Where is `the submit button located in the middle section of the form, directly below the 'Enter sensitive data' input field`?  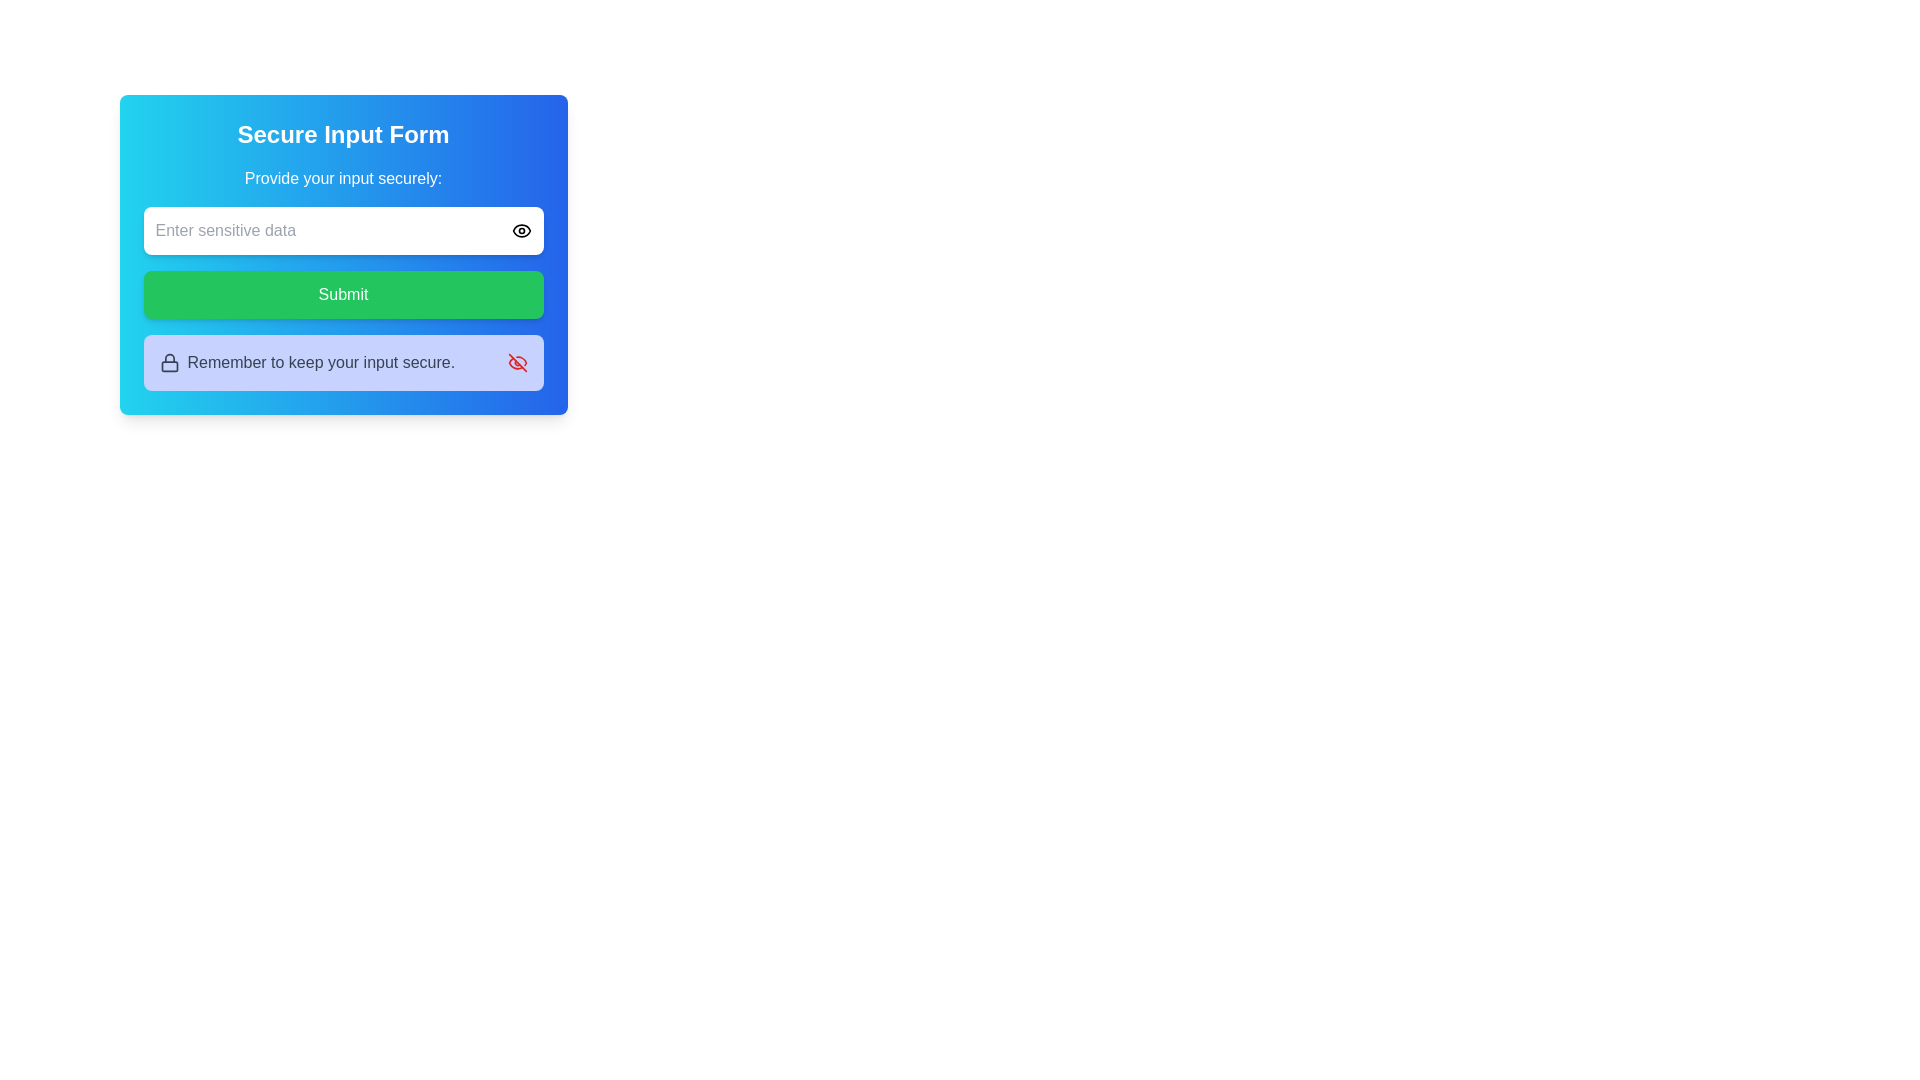
the submit button located in the middle section of the form, directly below the 'Enter sensitive data' input field is located at coordinates (343, 294).